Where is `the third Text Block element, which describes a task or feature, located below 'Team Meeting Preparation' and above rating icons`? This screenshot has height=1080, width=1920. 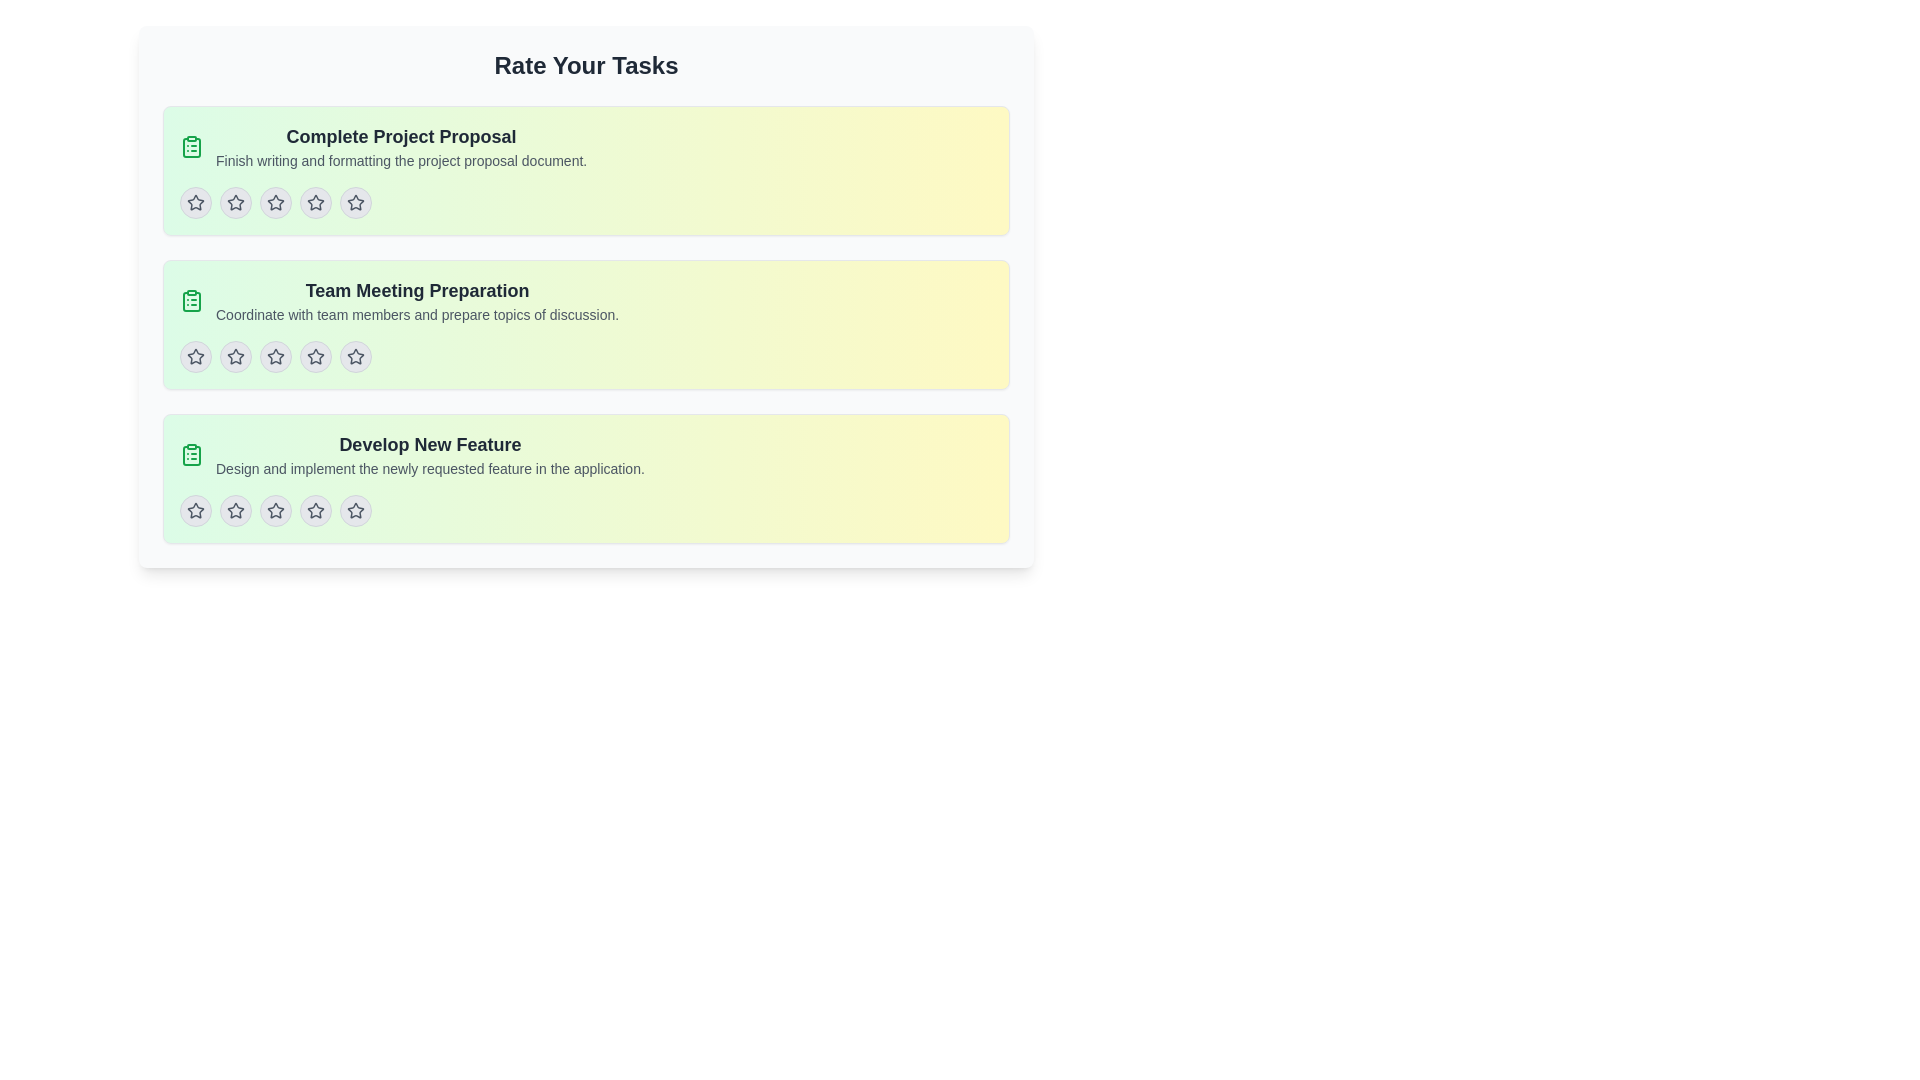
the third Text Block element, which describes a task or feature, located below 'Team Meeting Preparation' and above rating icons is located at coordinates (429, 455).